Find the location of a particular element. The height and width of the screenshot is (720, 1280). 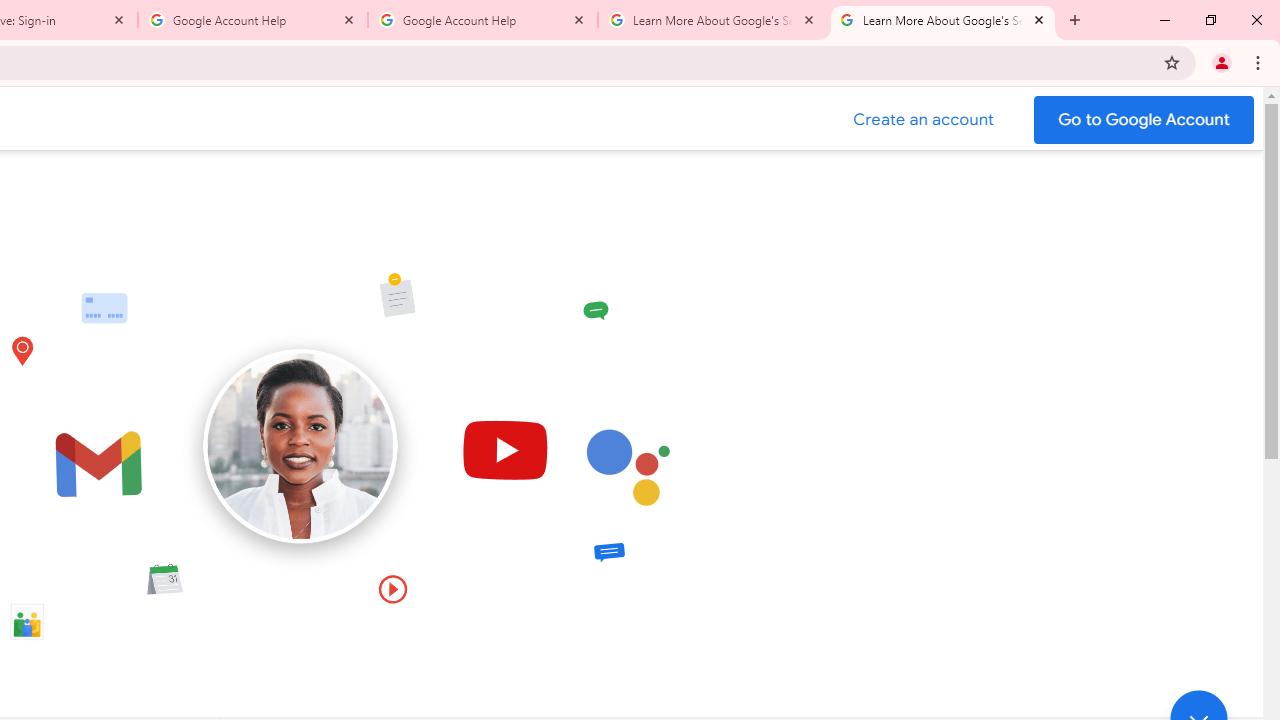

'Go to your Google Account' is located at coordinates (1144, 119).